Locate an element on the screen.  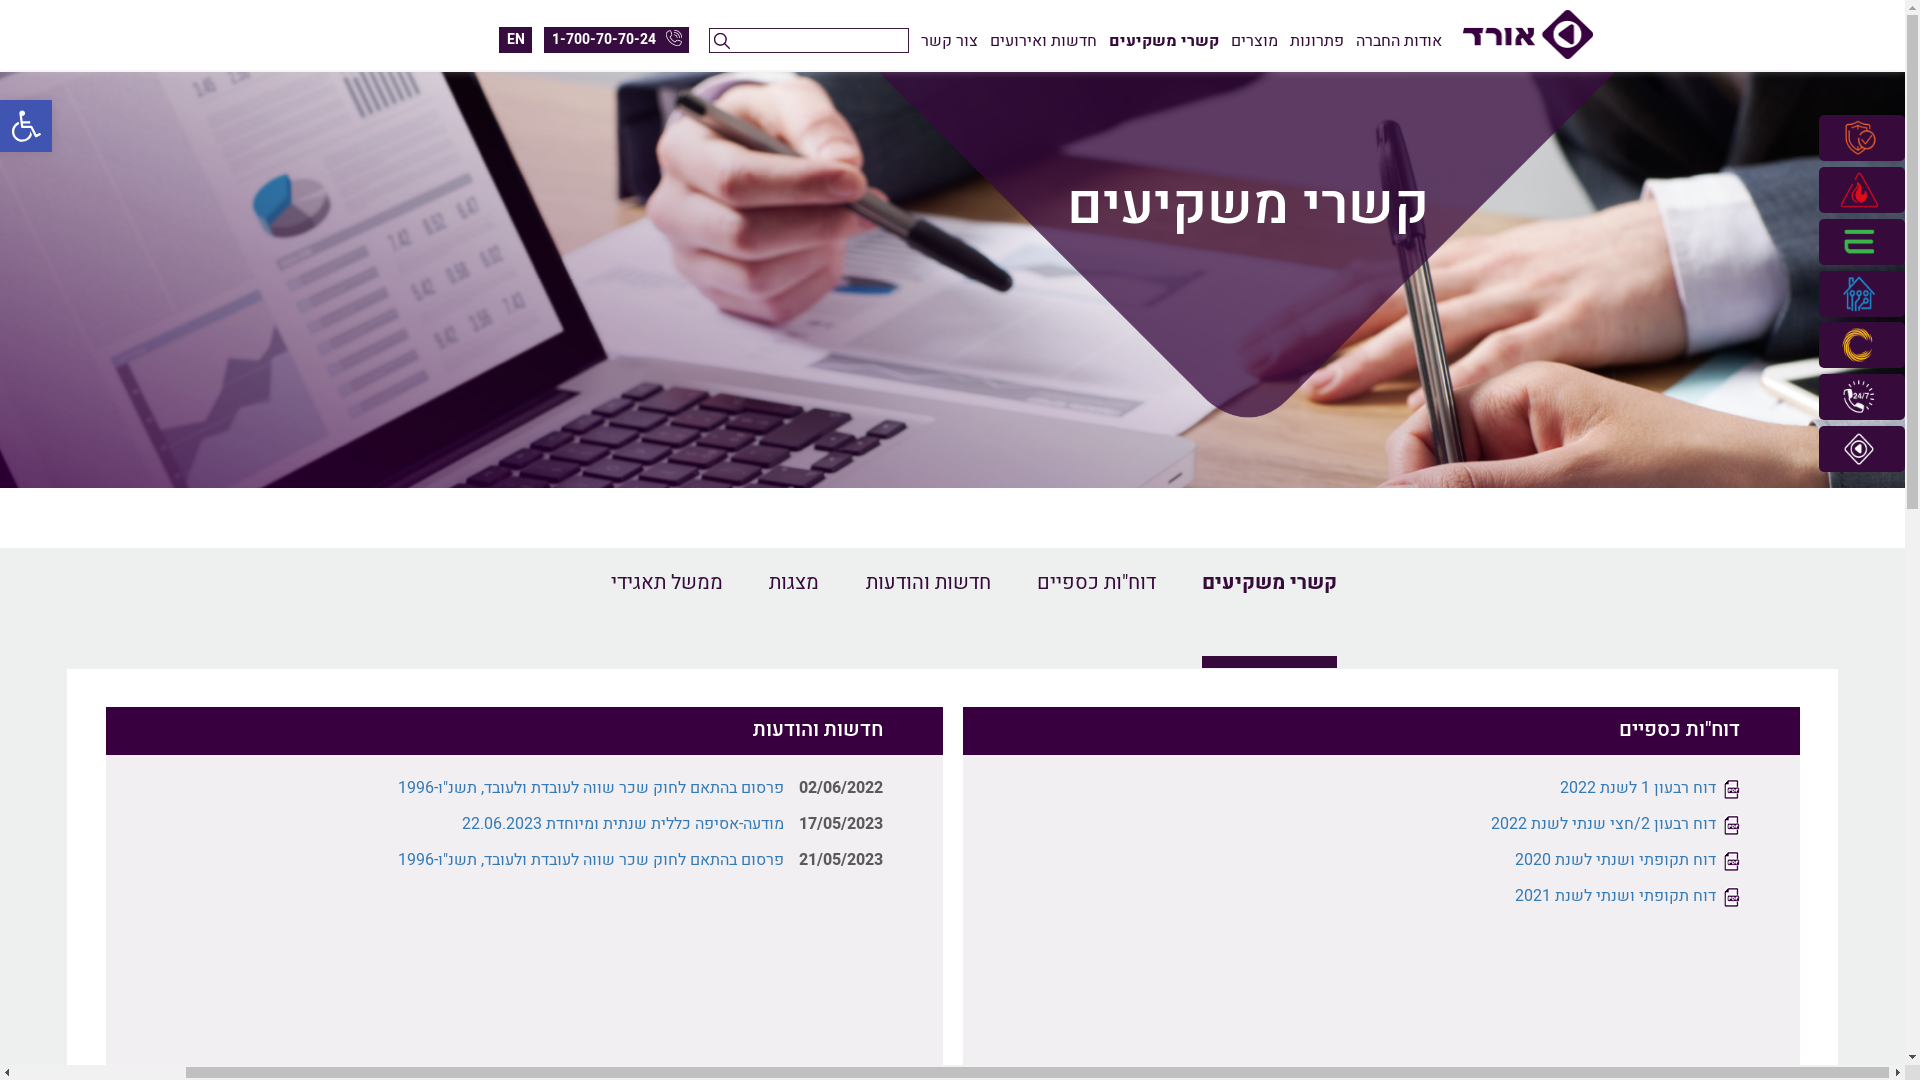
'1-700-70-70-24' is located at coordinates (615, 39).